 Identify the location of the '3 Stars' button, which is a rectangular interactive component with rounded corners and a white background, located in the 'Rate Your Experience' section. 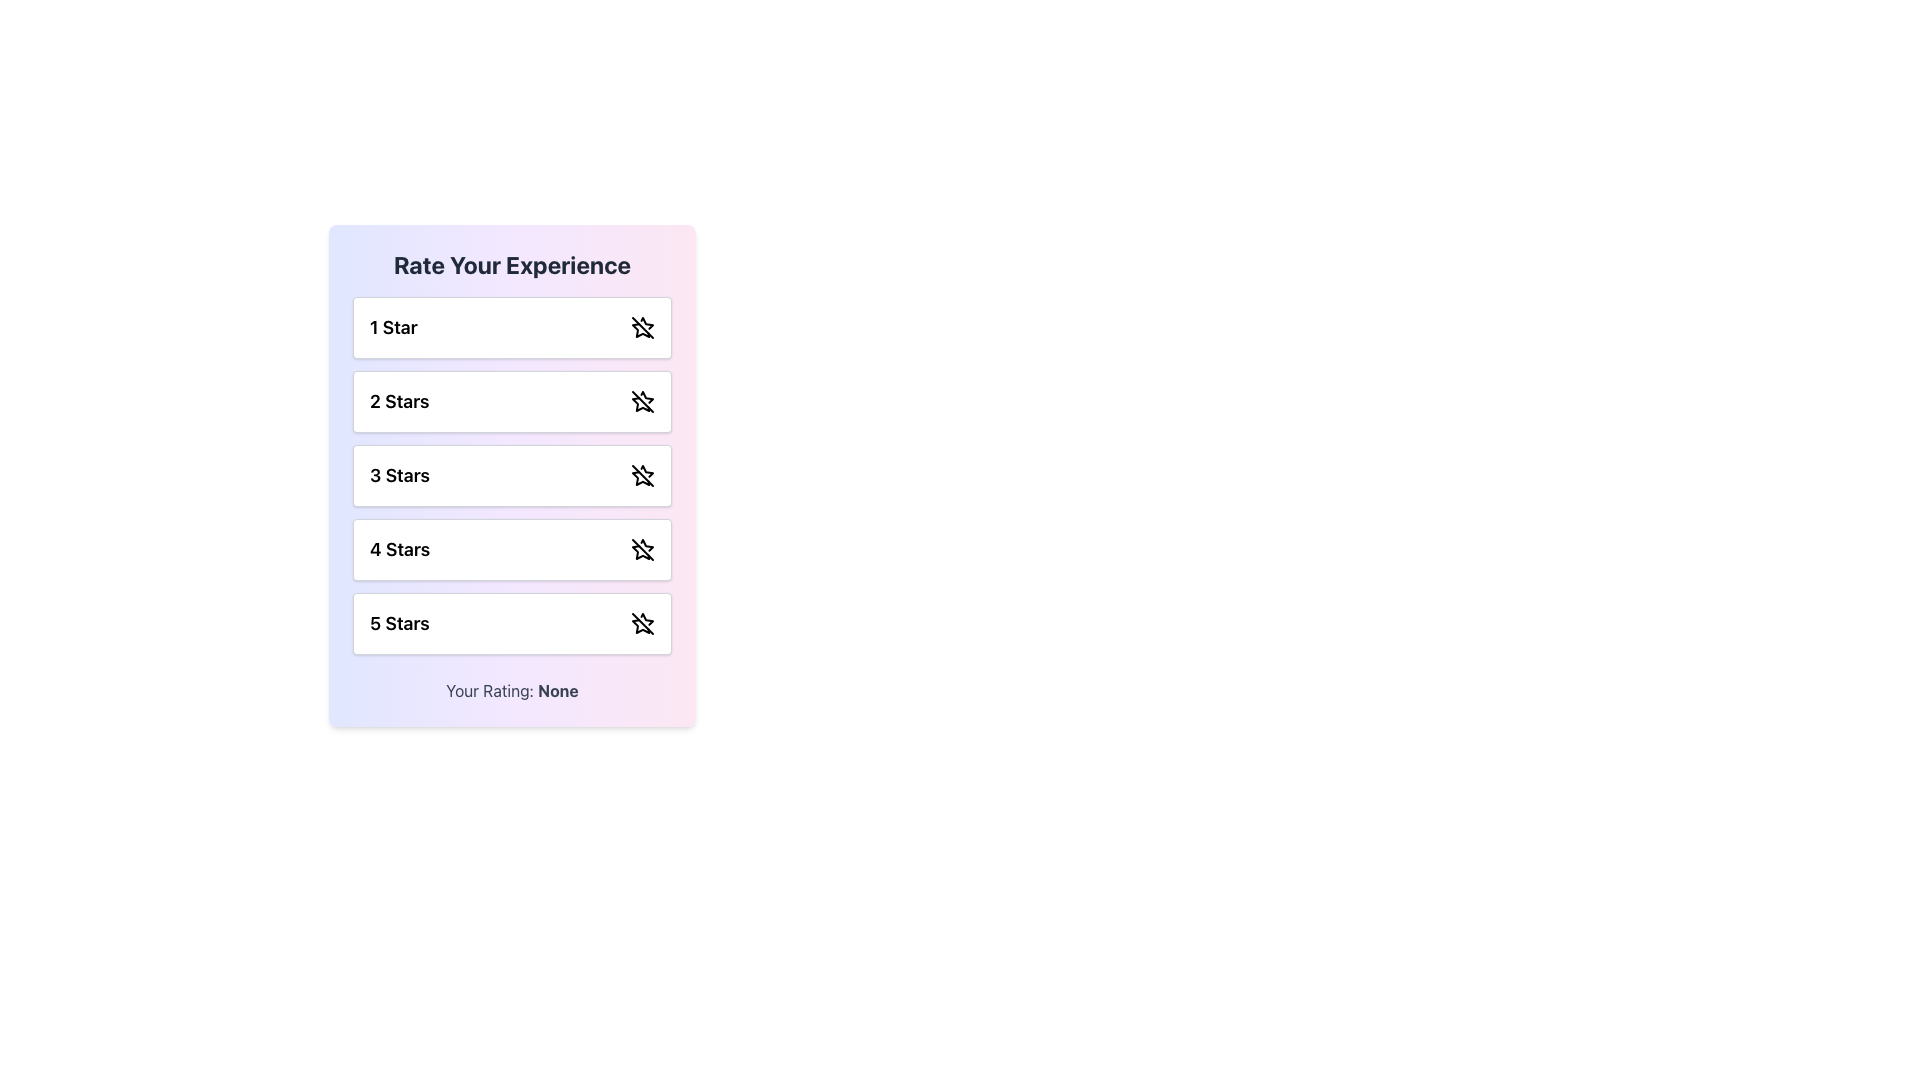
(512, 475).